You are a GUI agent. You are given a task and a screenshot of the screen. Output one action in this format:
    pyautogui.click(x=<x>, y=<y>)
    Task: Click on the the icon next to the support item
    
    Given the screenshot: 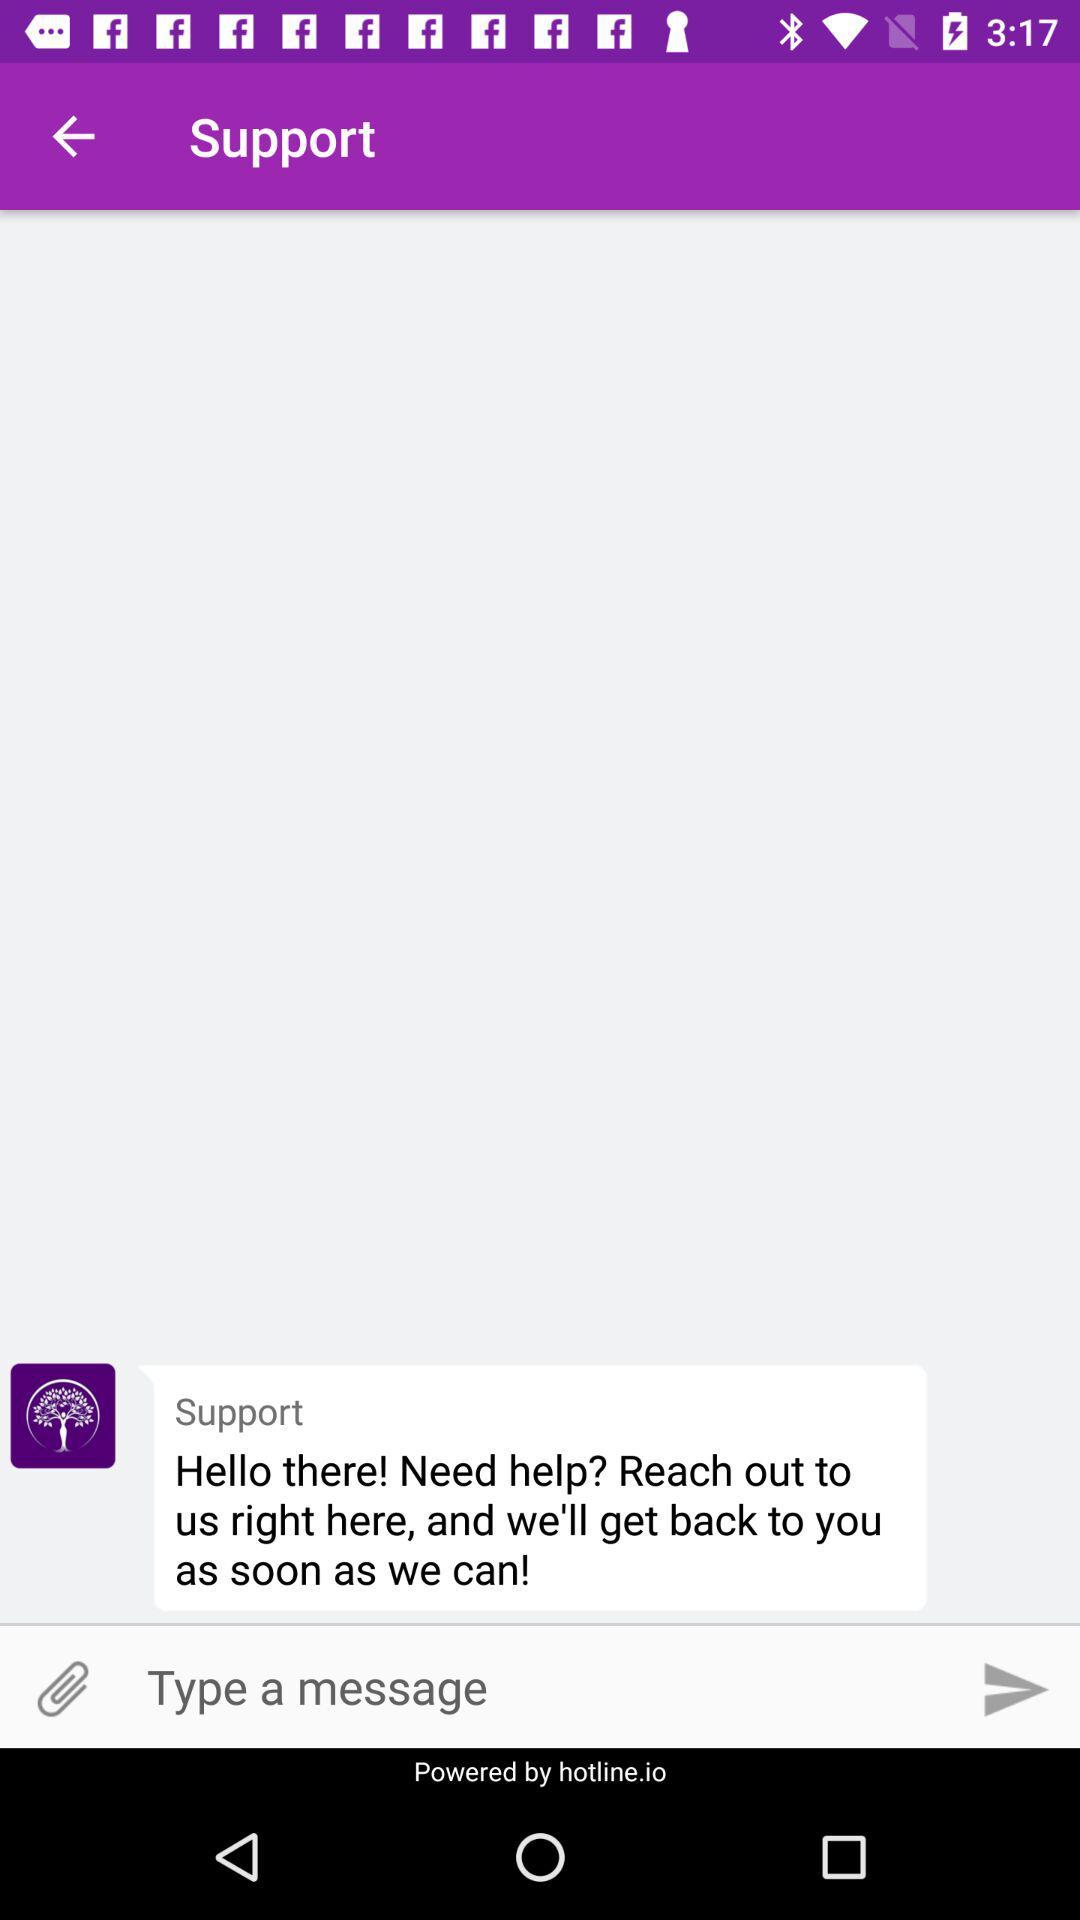 What is the action you would take?
    pyautogui.click(x=72, y=135)
    